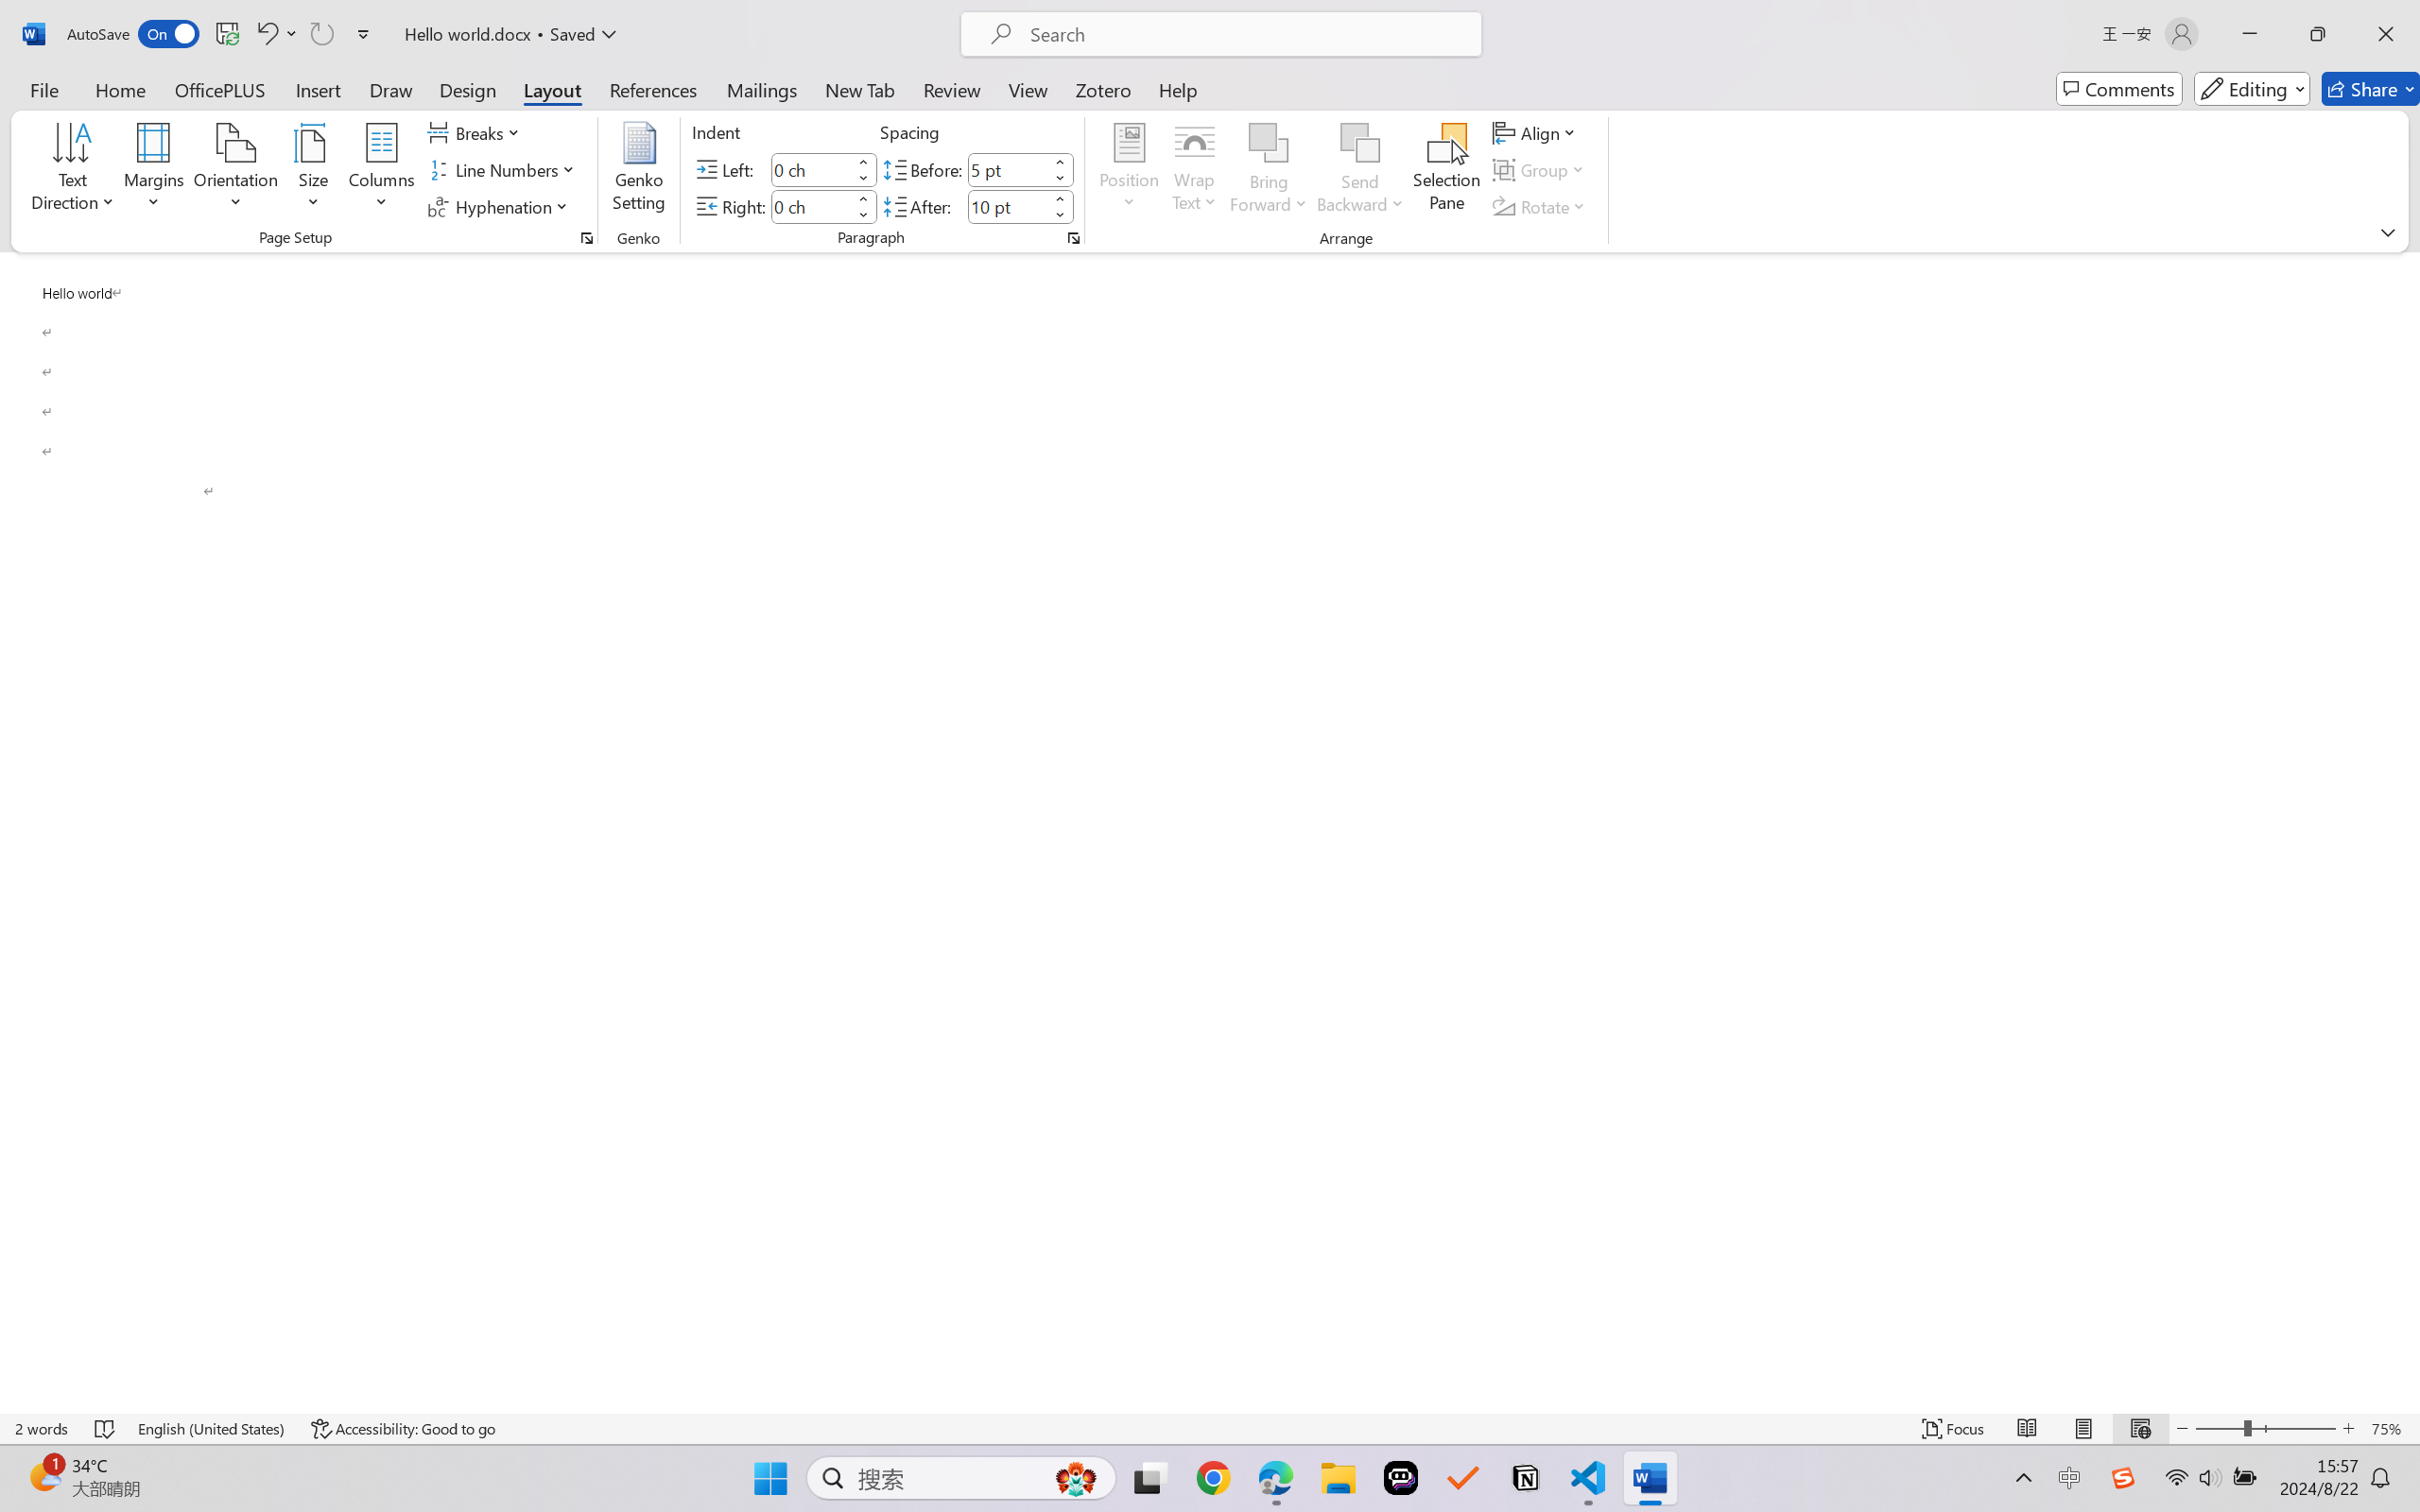  I want to click on 'Bring Forward', so click(1269, 143).